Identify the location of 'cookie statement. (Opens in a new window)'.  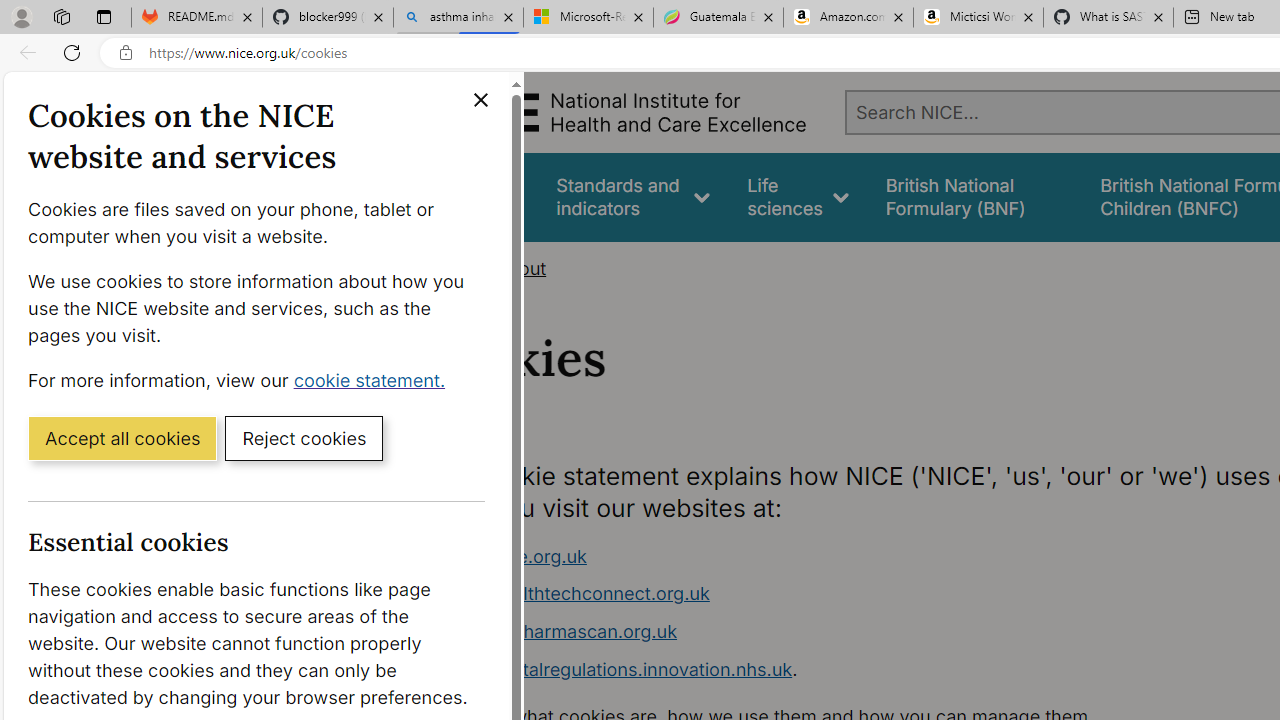
(373, 379).